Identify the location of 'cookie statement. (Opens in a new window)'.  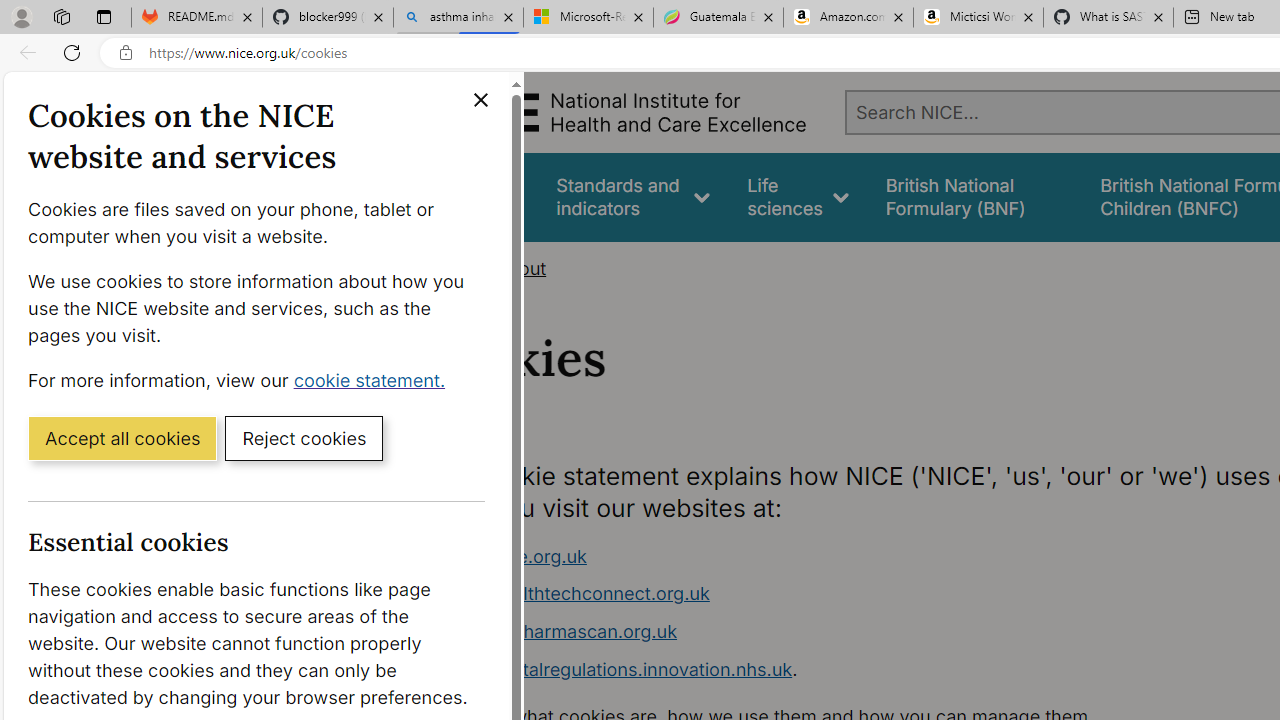
(373, 379).